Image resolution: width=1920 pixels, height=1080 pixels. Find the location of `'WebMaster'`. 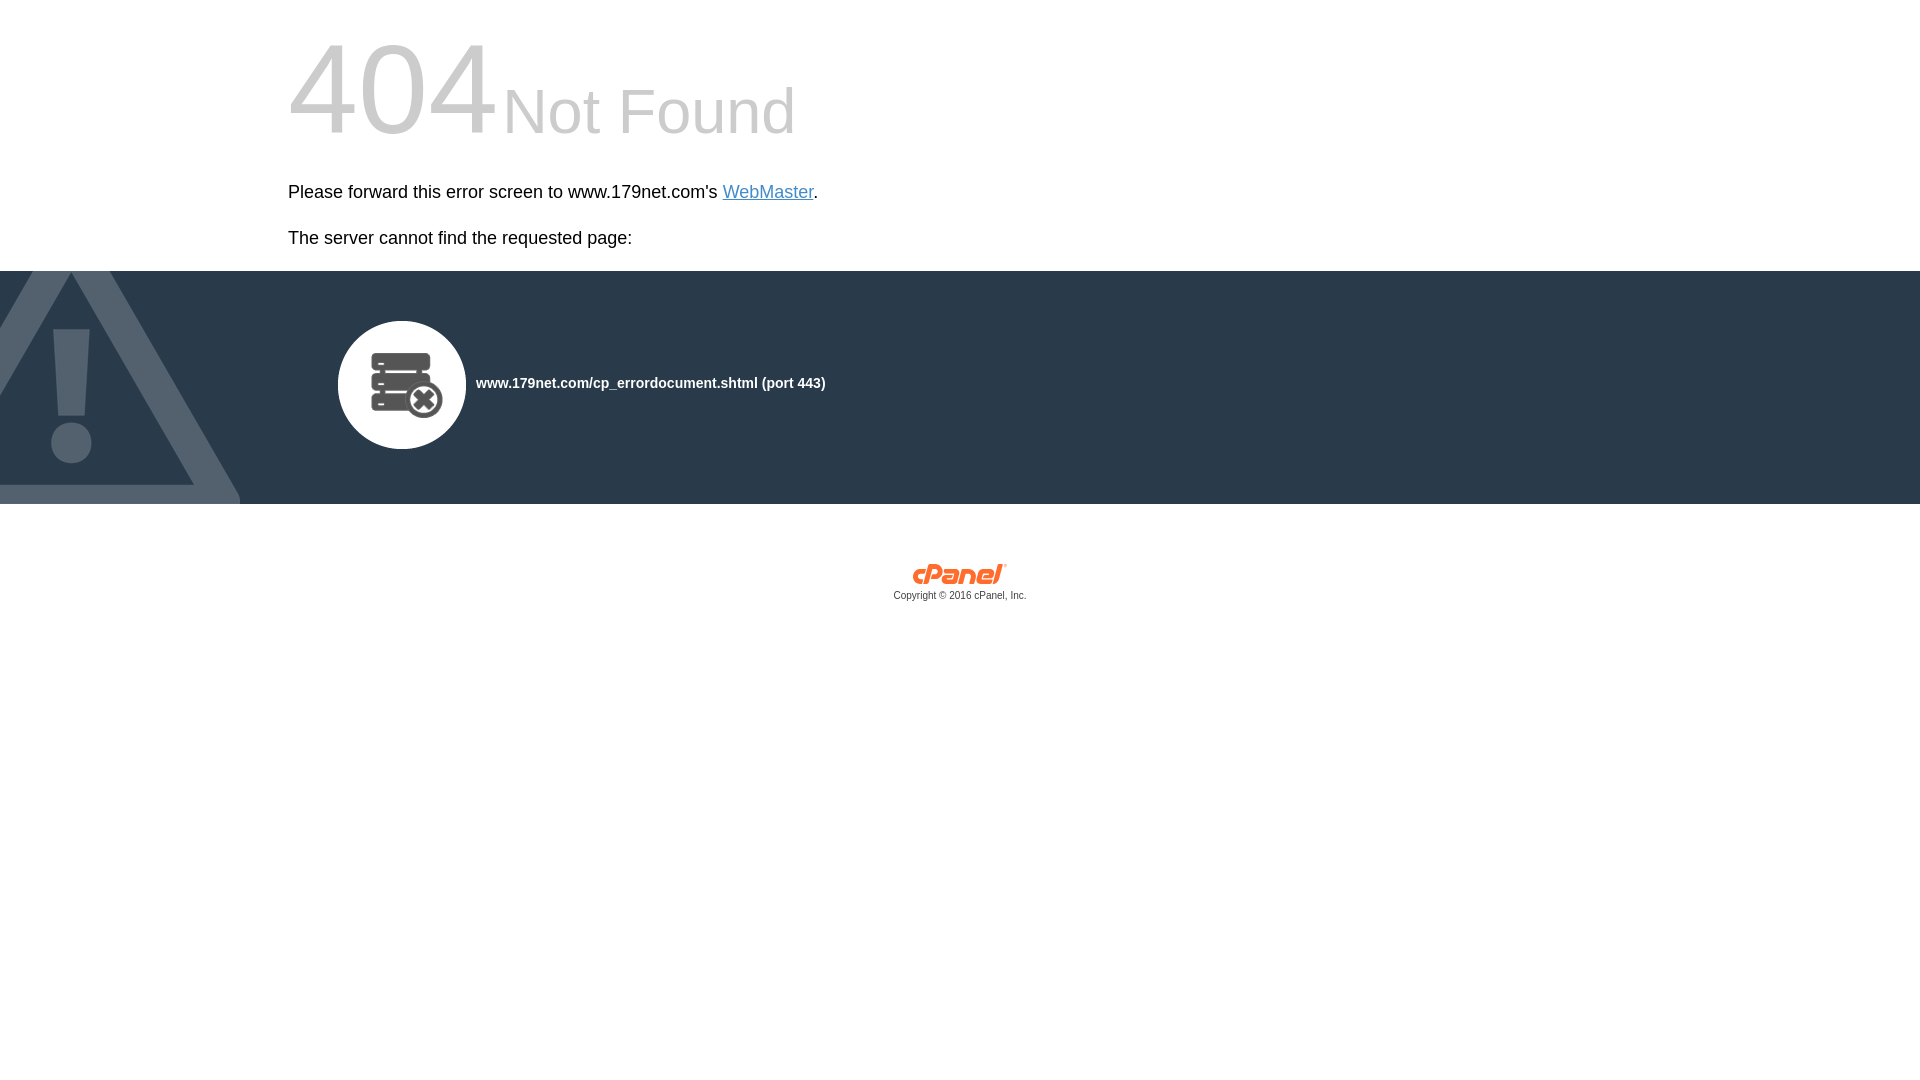

'WebMaster' is located at coordinates (722, 192).